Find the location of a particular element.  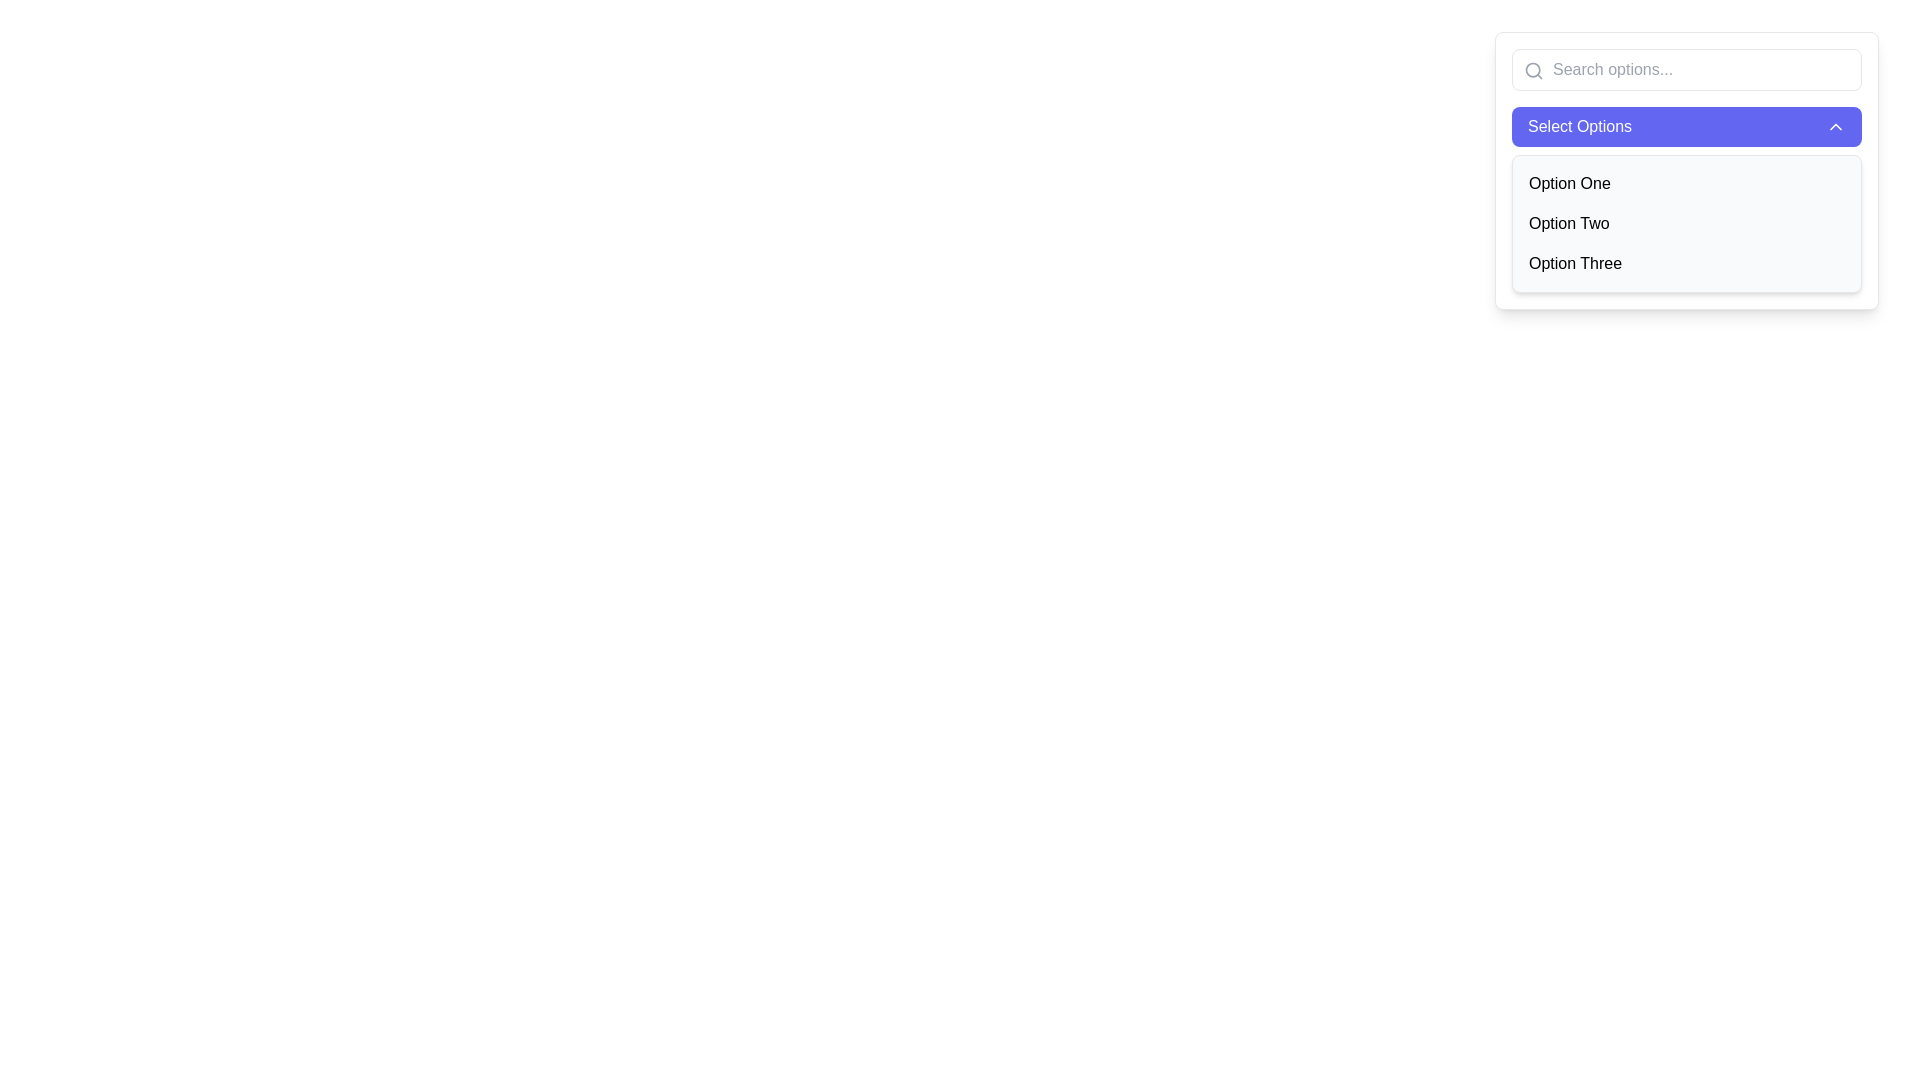

the upward-pointing chevron icon located in the top-right corner of the 'Select Options' dropdown is located at coordinates (1836, 127).